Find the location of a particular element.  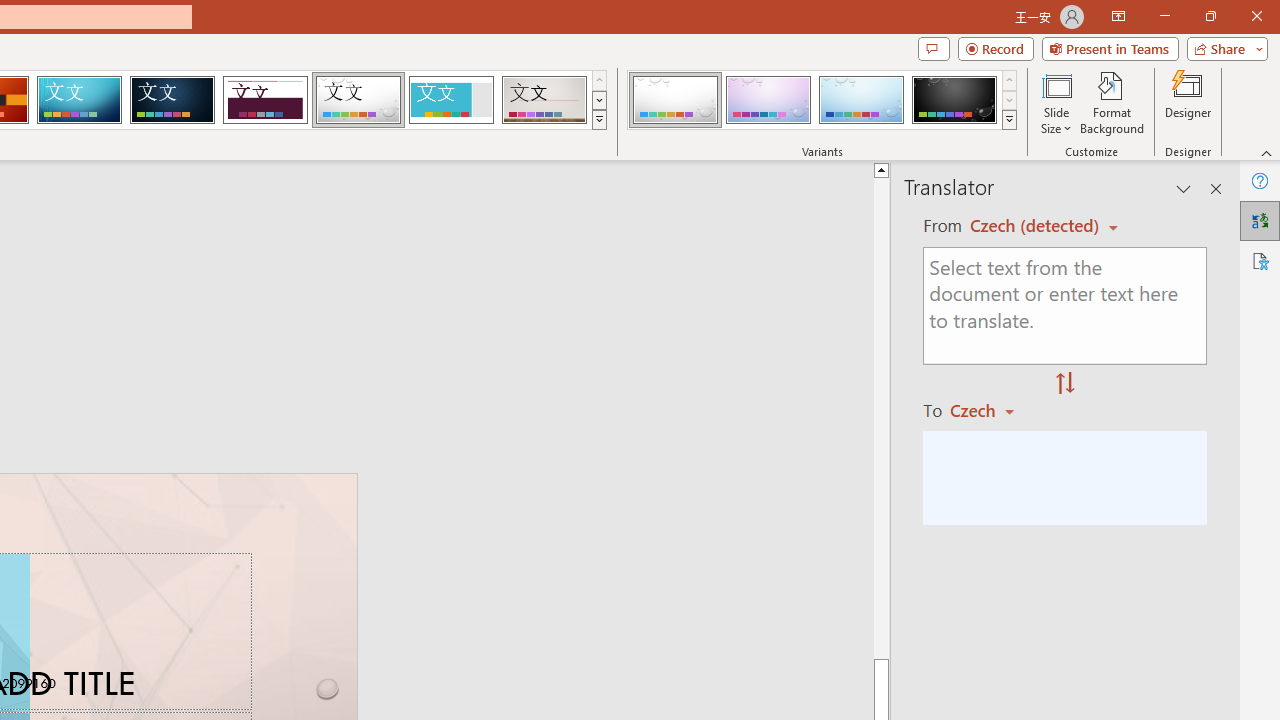

'Droplet Variant 1' is located at coordinates (675, 100).